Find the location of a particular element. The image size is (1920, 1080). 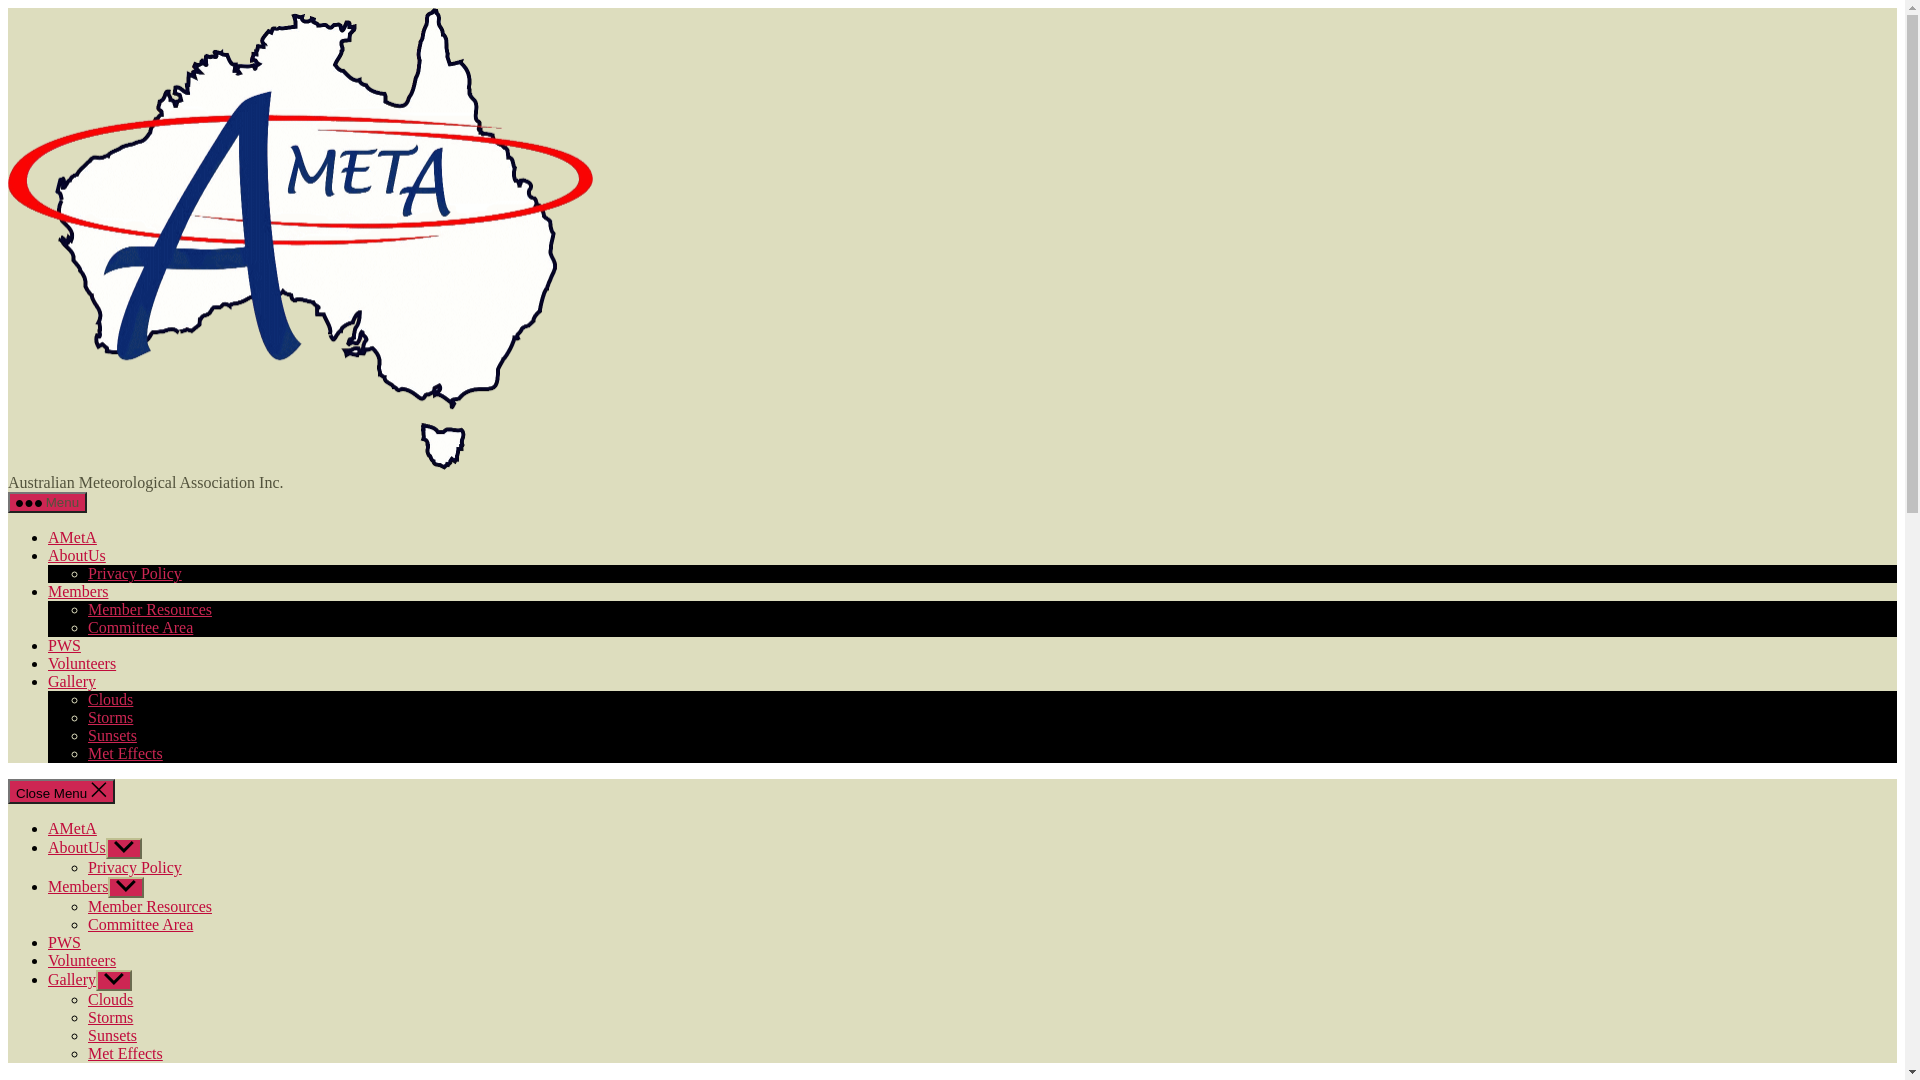

'Members' is located at coordinates (77, 590).